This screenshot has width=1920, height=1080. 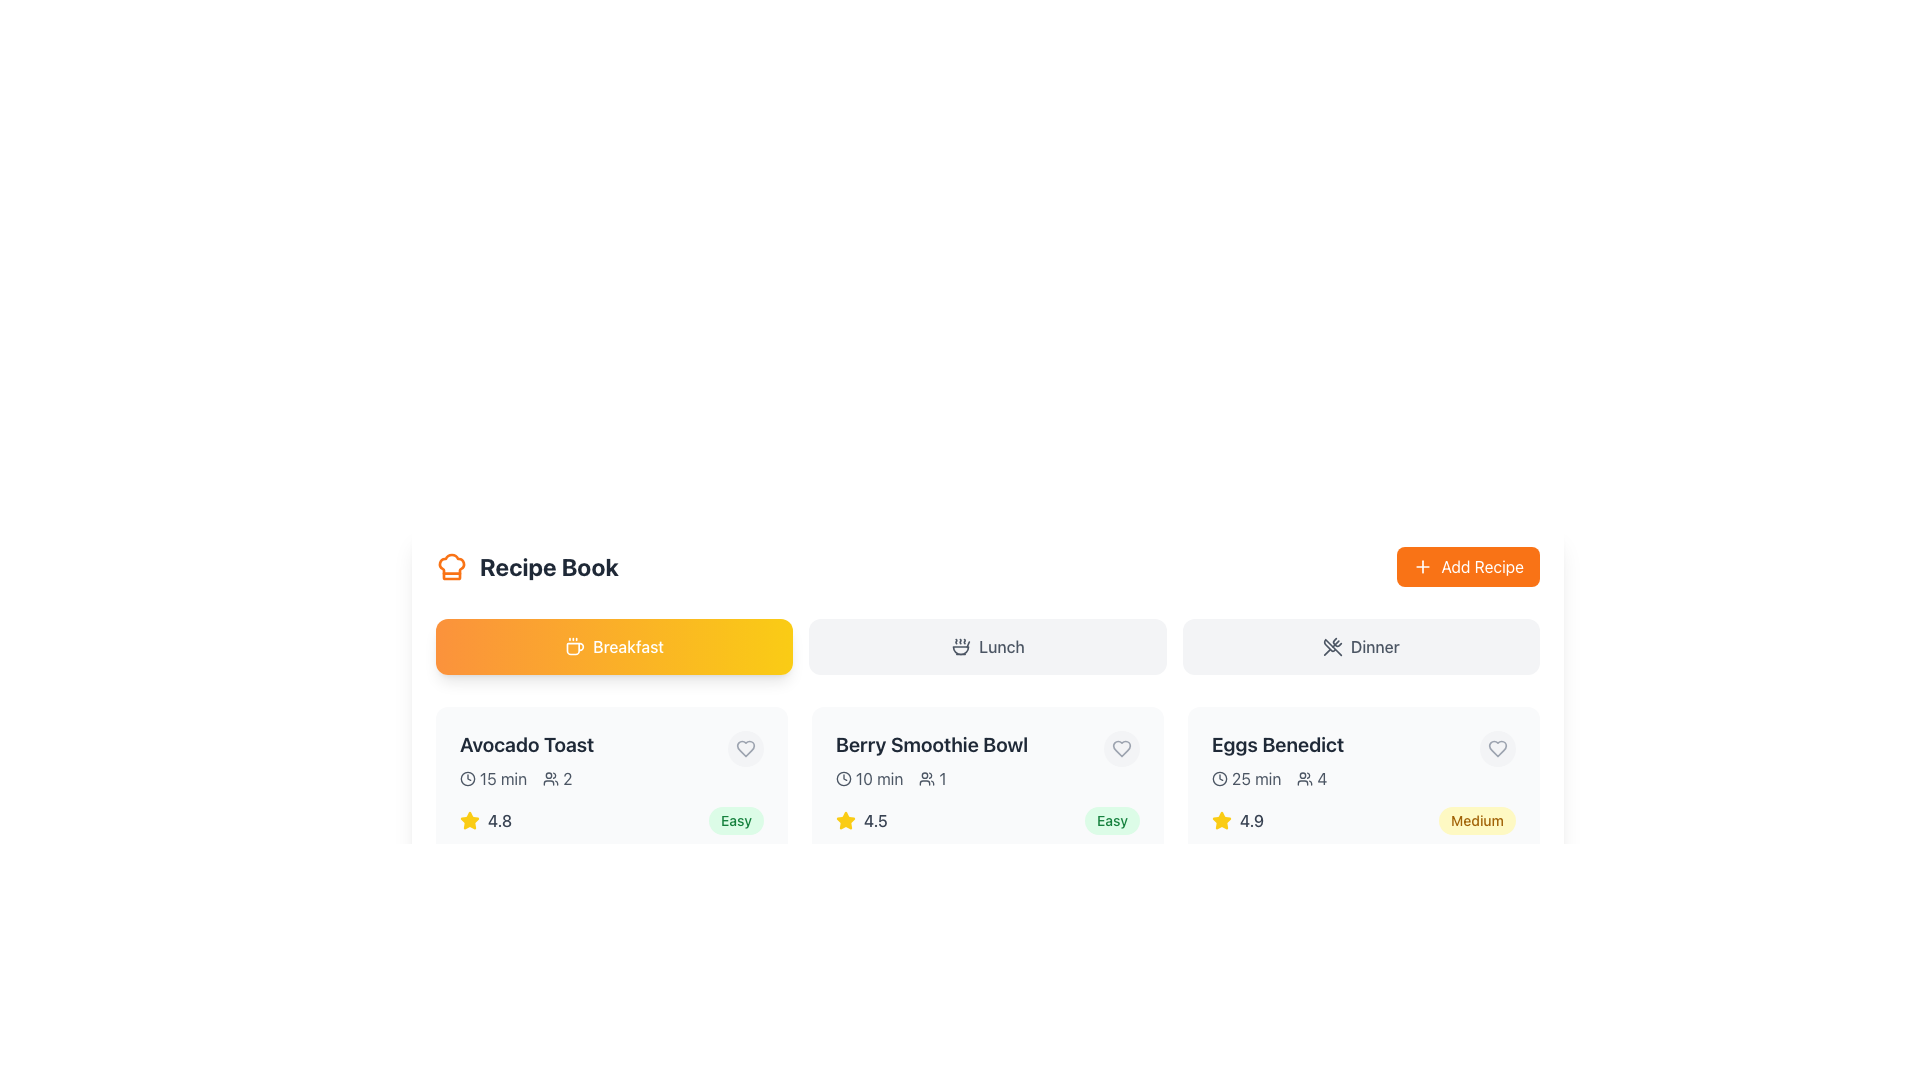 I want to click on the 'Avocado Toast' recipe card widget, which has a light gray background, rounded corners, and displays the title prominently in bold font. It is the leftmost card among three in the 'Breakfast' category, so click(x=610, y=814).